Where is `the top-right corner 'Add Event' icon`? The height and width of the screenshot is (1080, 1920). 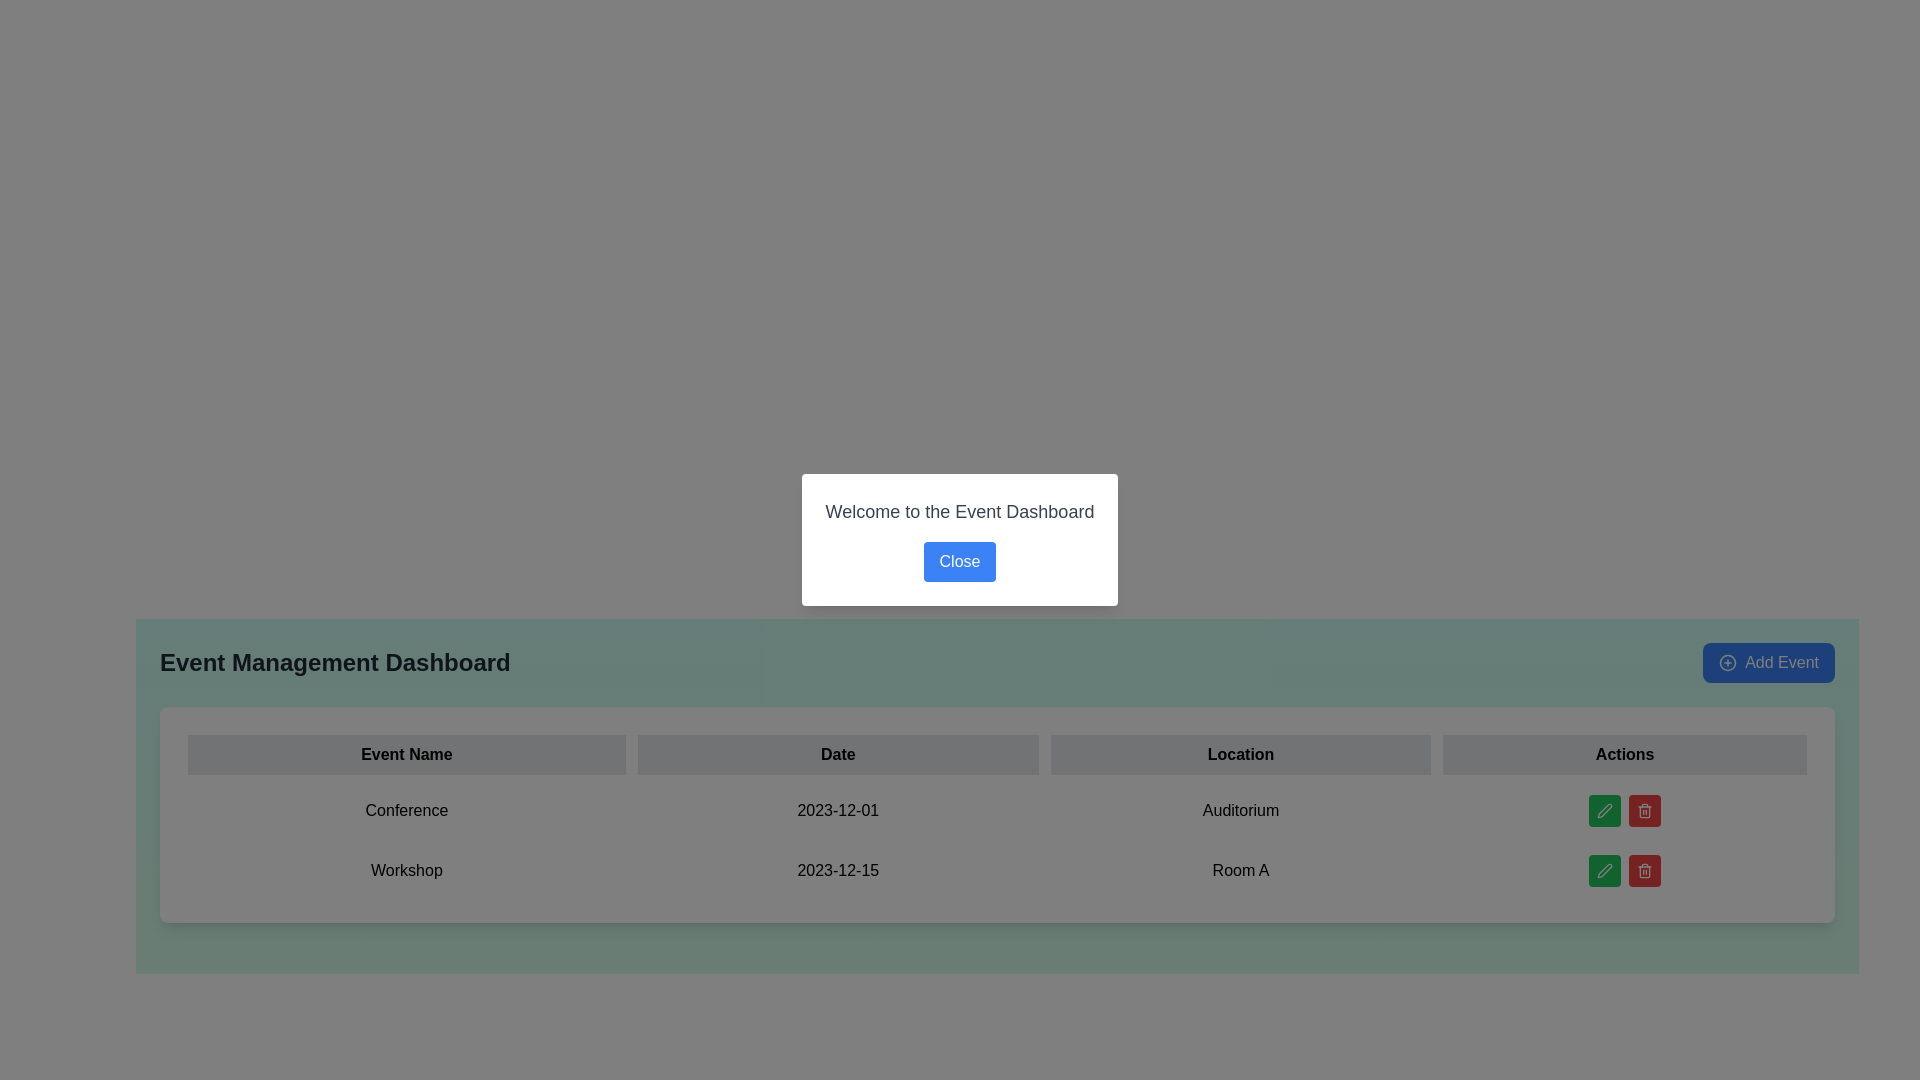 the top-right corner 'Add Event' icon is located at coordinates (1727, 663).